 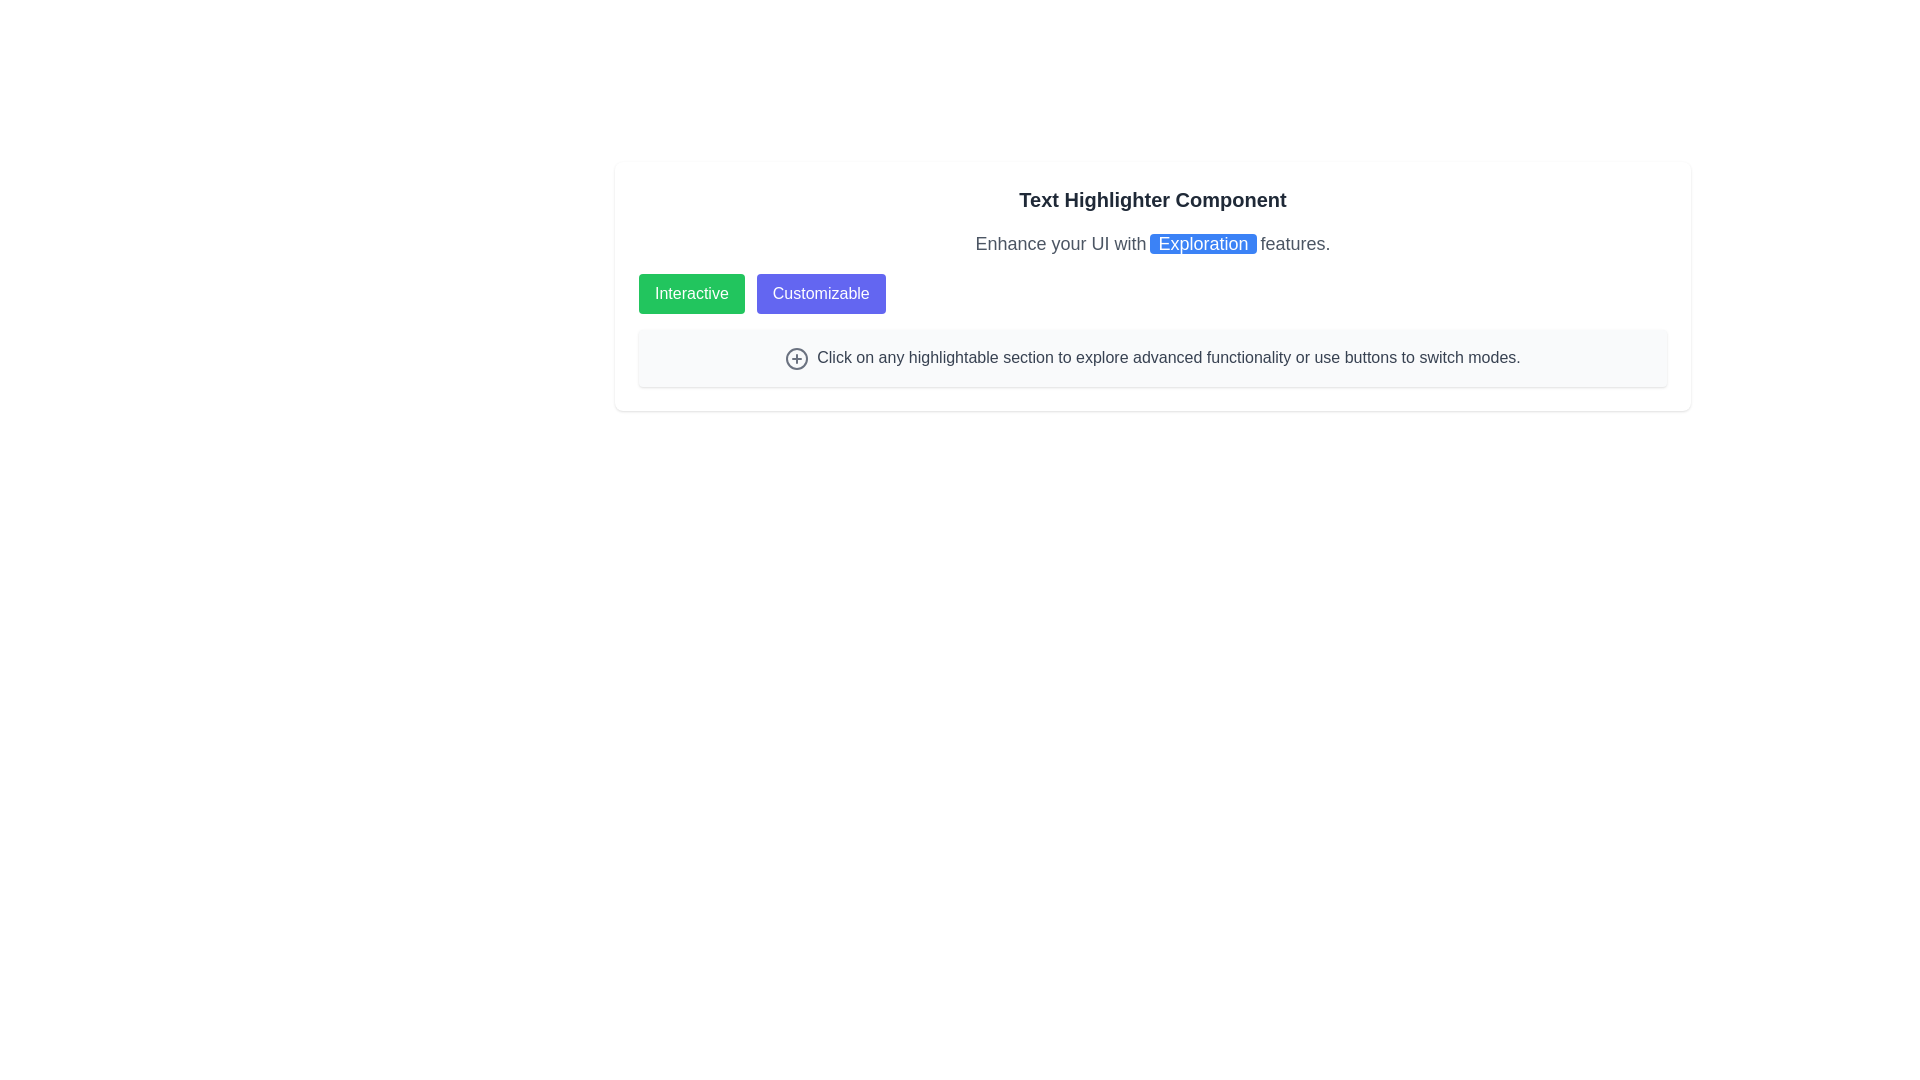 I want to click on the circular icon with a '+' symbol, which is styled with thin, gray-colored strokes, located at the beginning of the sentence: 'Click on any highlightable section, so click(x=796, y=357).